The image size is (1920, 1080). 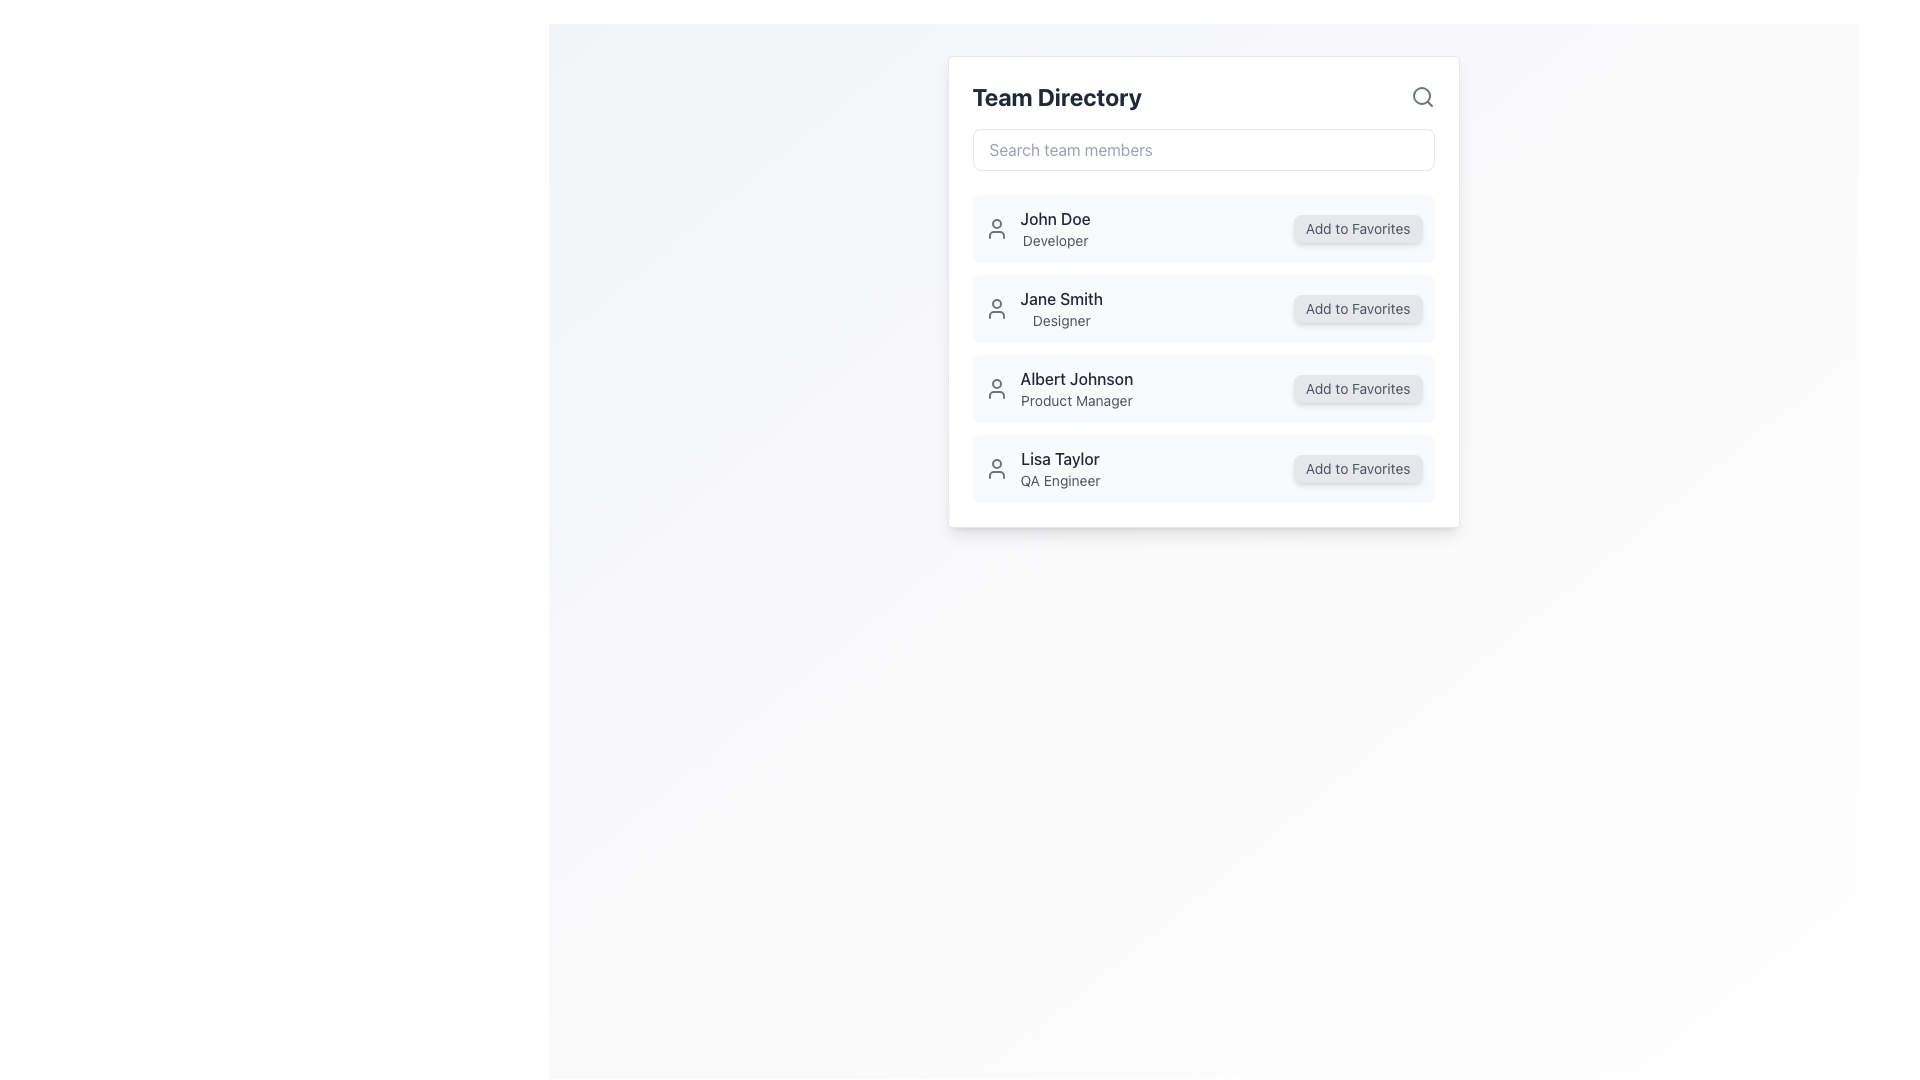 What do you see at coordinates (1202, 389) in the screenshot?
I see `the user profile card located third in the vertical list, which displays the user's name and role, and includes an action button for adding to favorites` at bounding box center [1202, 389].